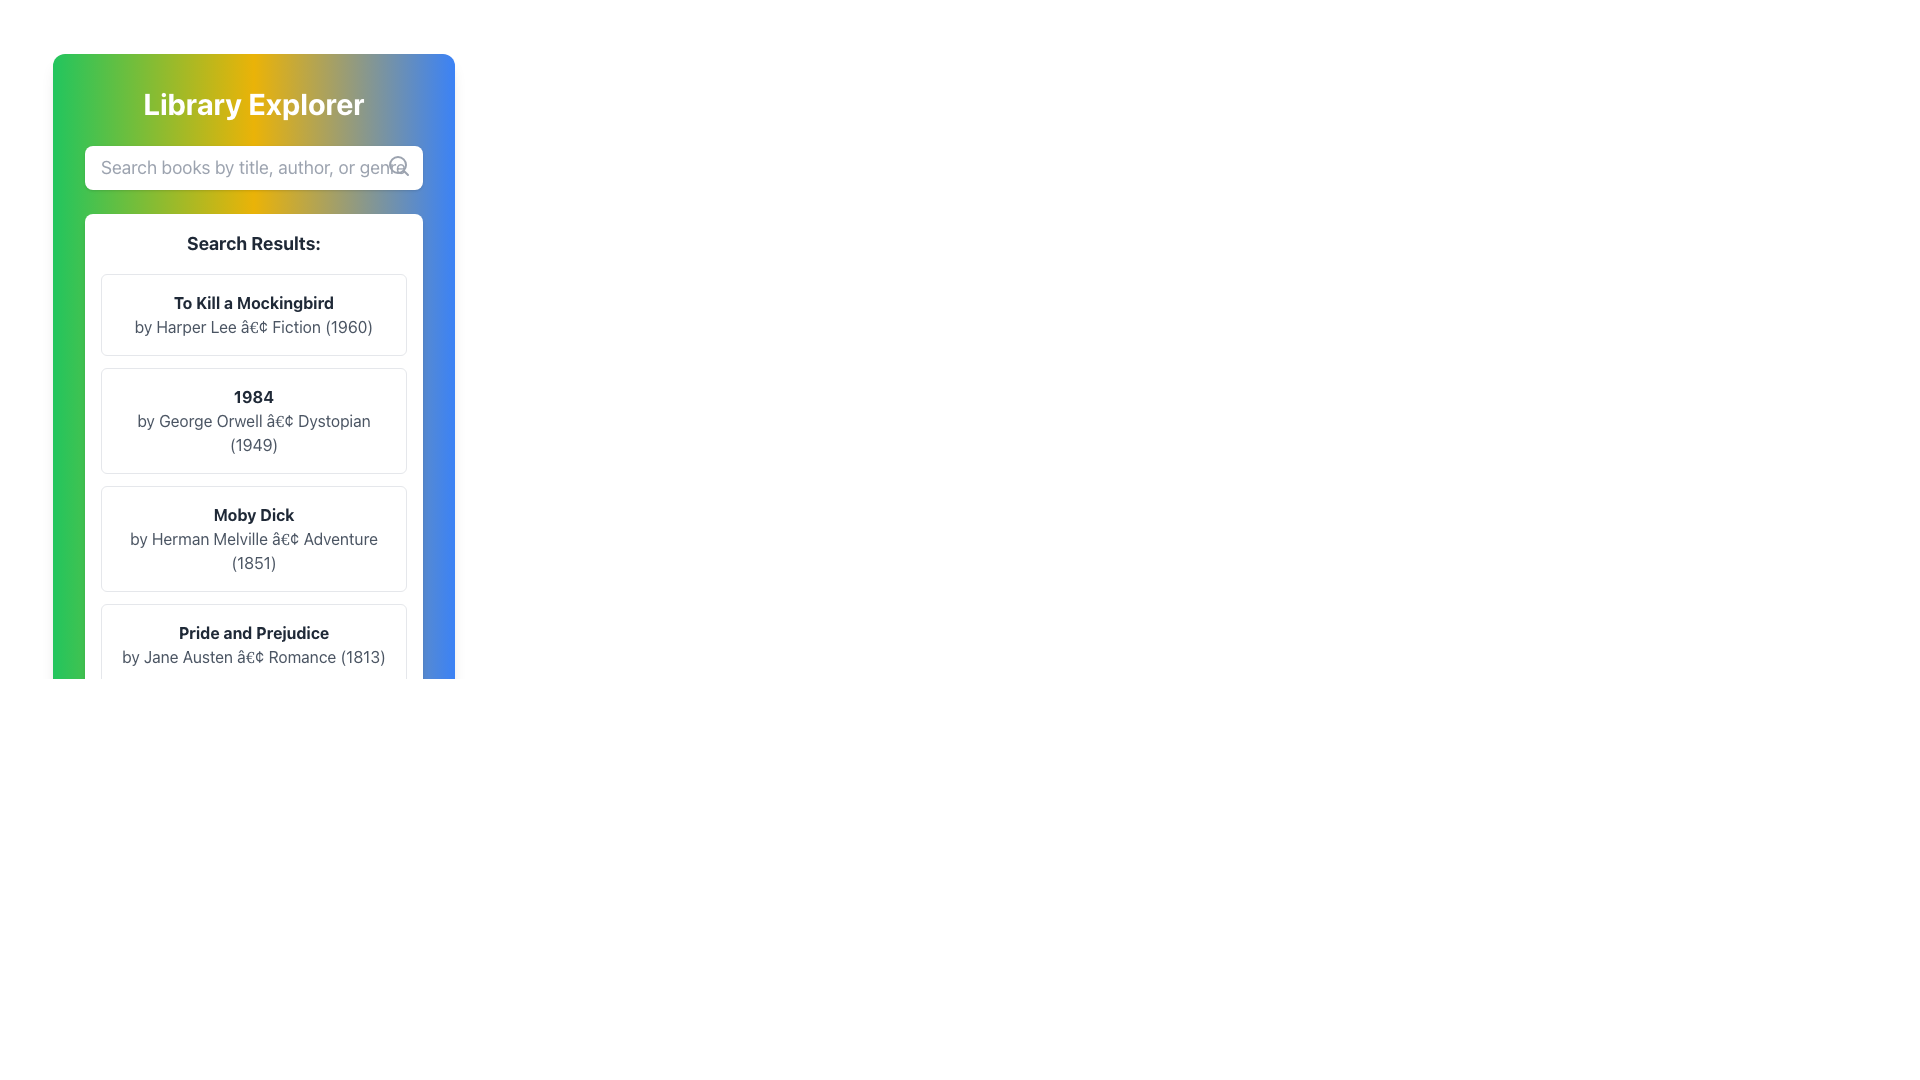 The width and height of the screenshot is (1920, 1080). Describe the element at coordinates (253, 326) in the screenshot. I see `the text snippet reading 'by Harper Lee • Fiction (1960)' which is located below the title 'To Kill a Mockingbird' in the search results list` at that location.